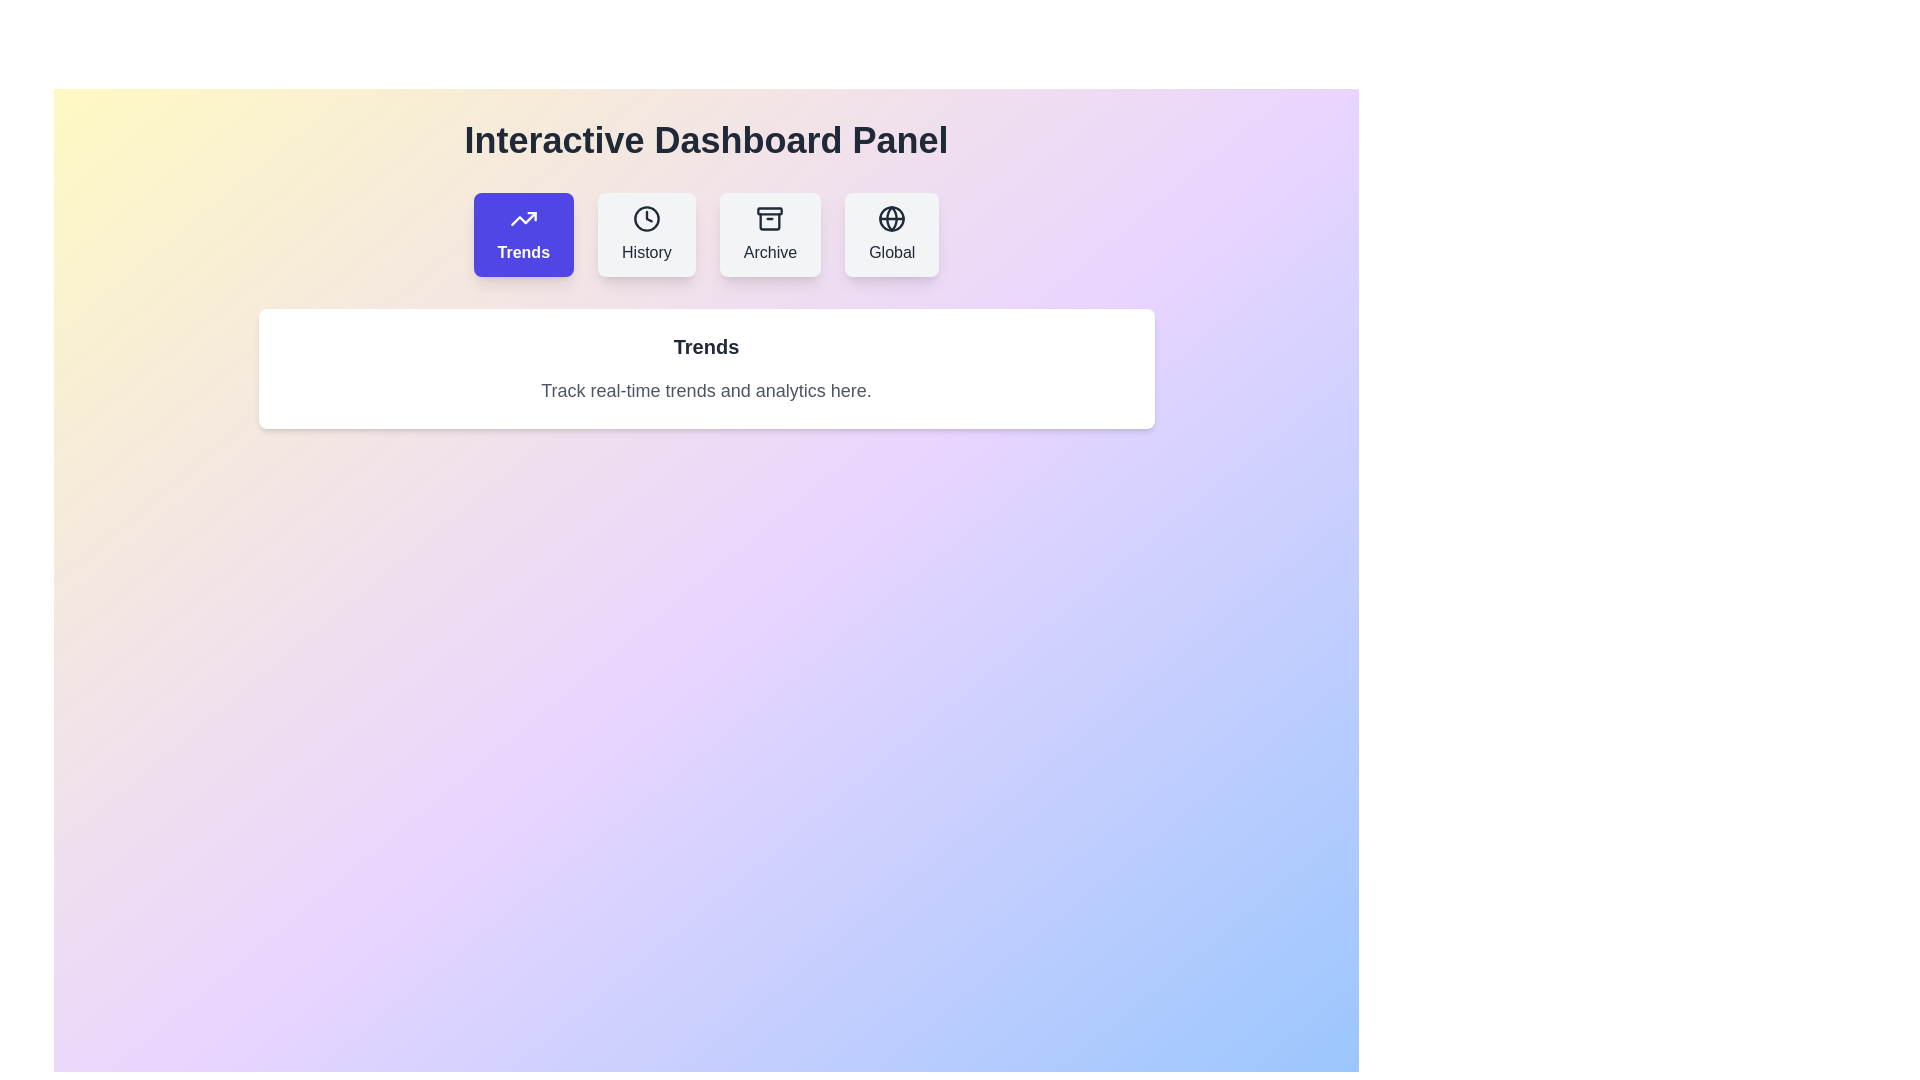  What do you see at coordinates (769, 234) in the screenshot?
I see `the Archive tab to view its content` at bounding box center [769, 234].